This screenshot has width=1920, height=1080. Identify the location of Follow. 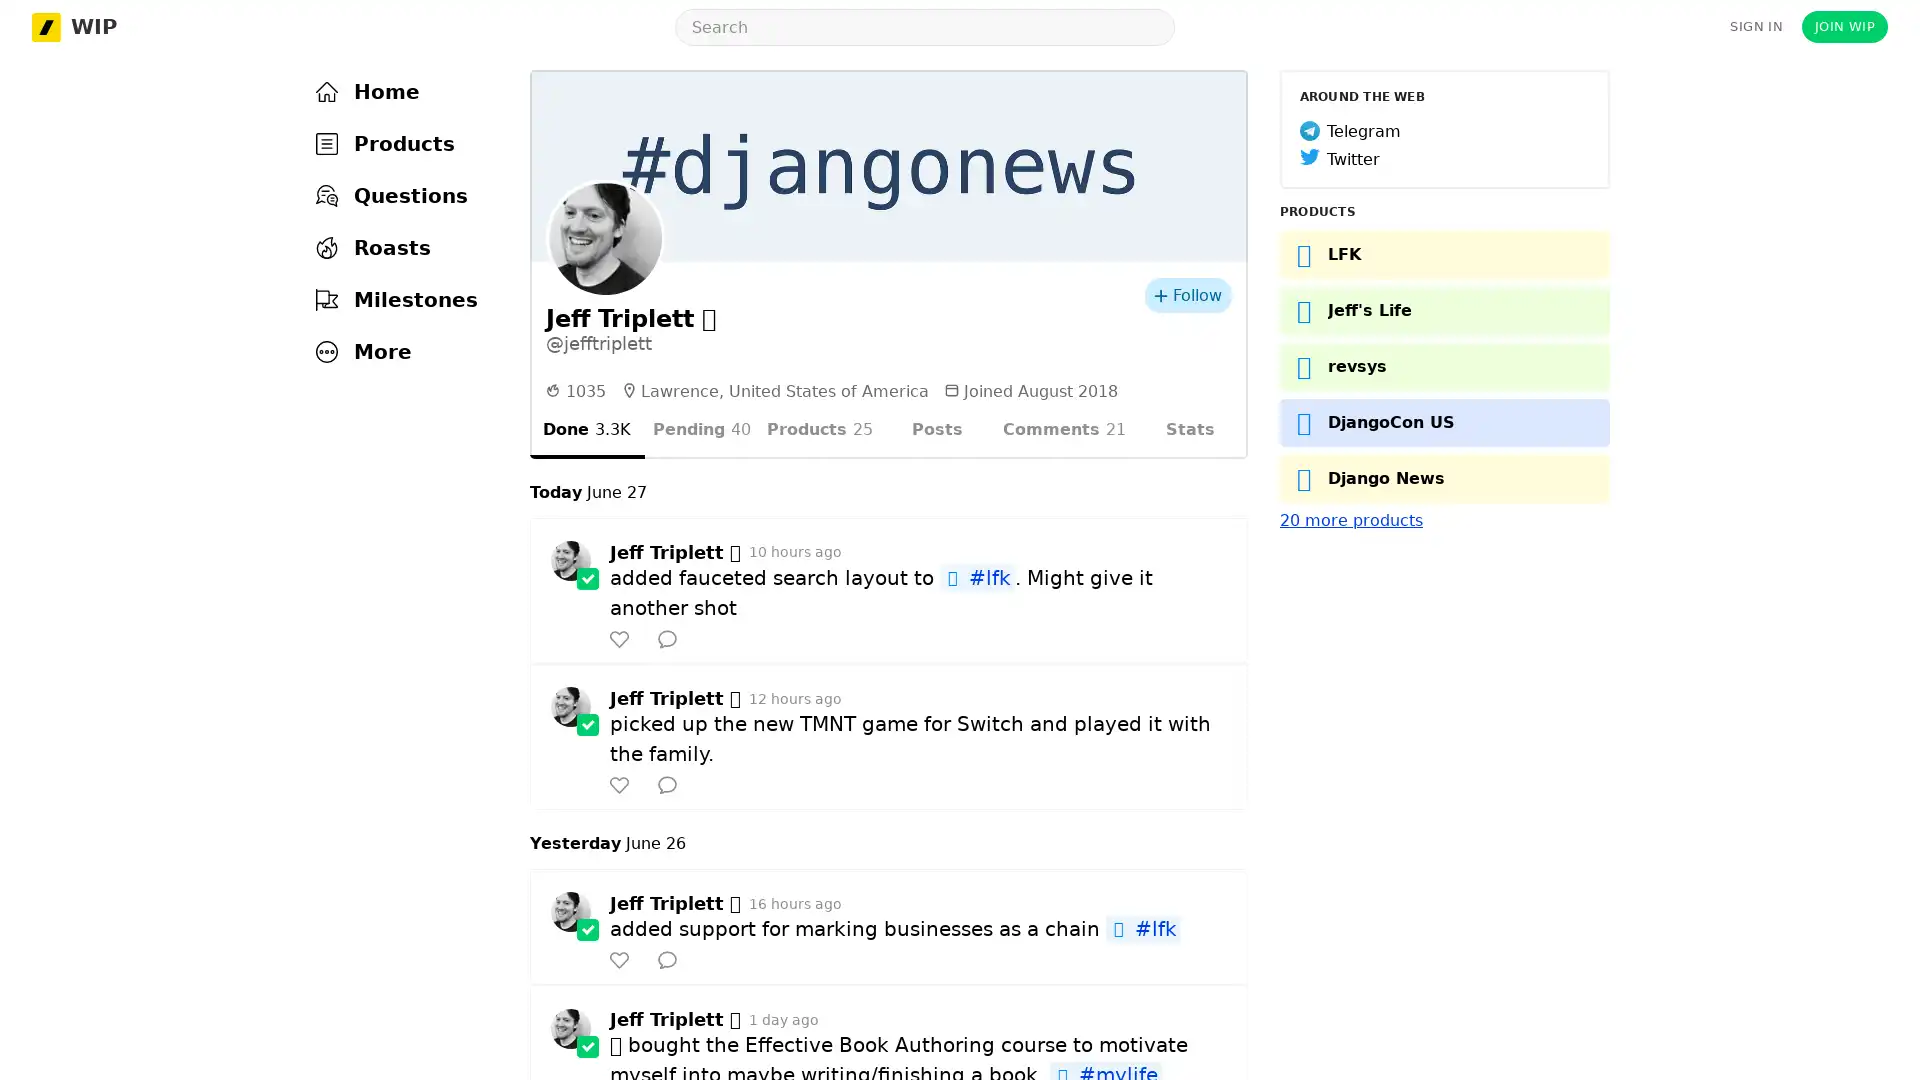
(1188, 295).